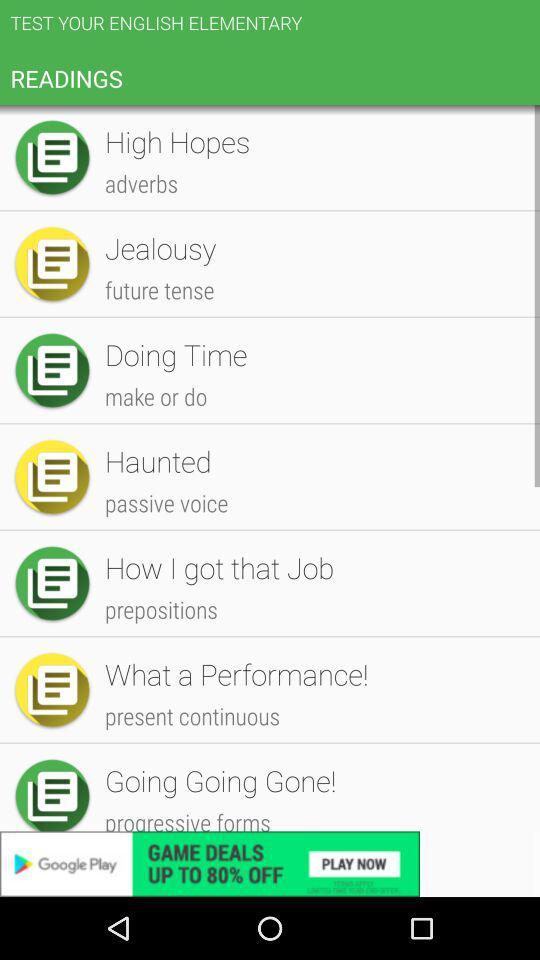 The image size is (540, 960). I want to click on icon below random test, so click(312, 384).